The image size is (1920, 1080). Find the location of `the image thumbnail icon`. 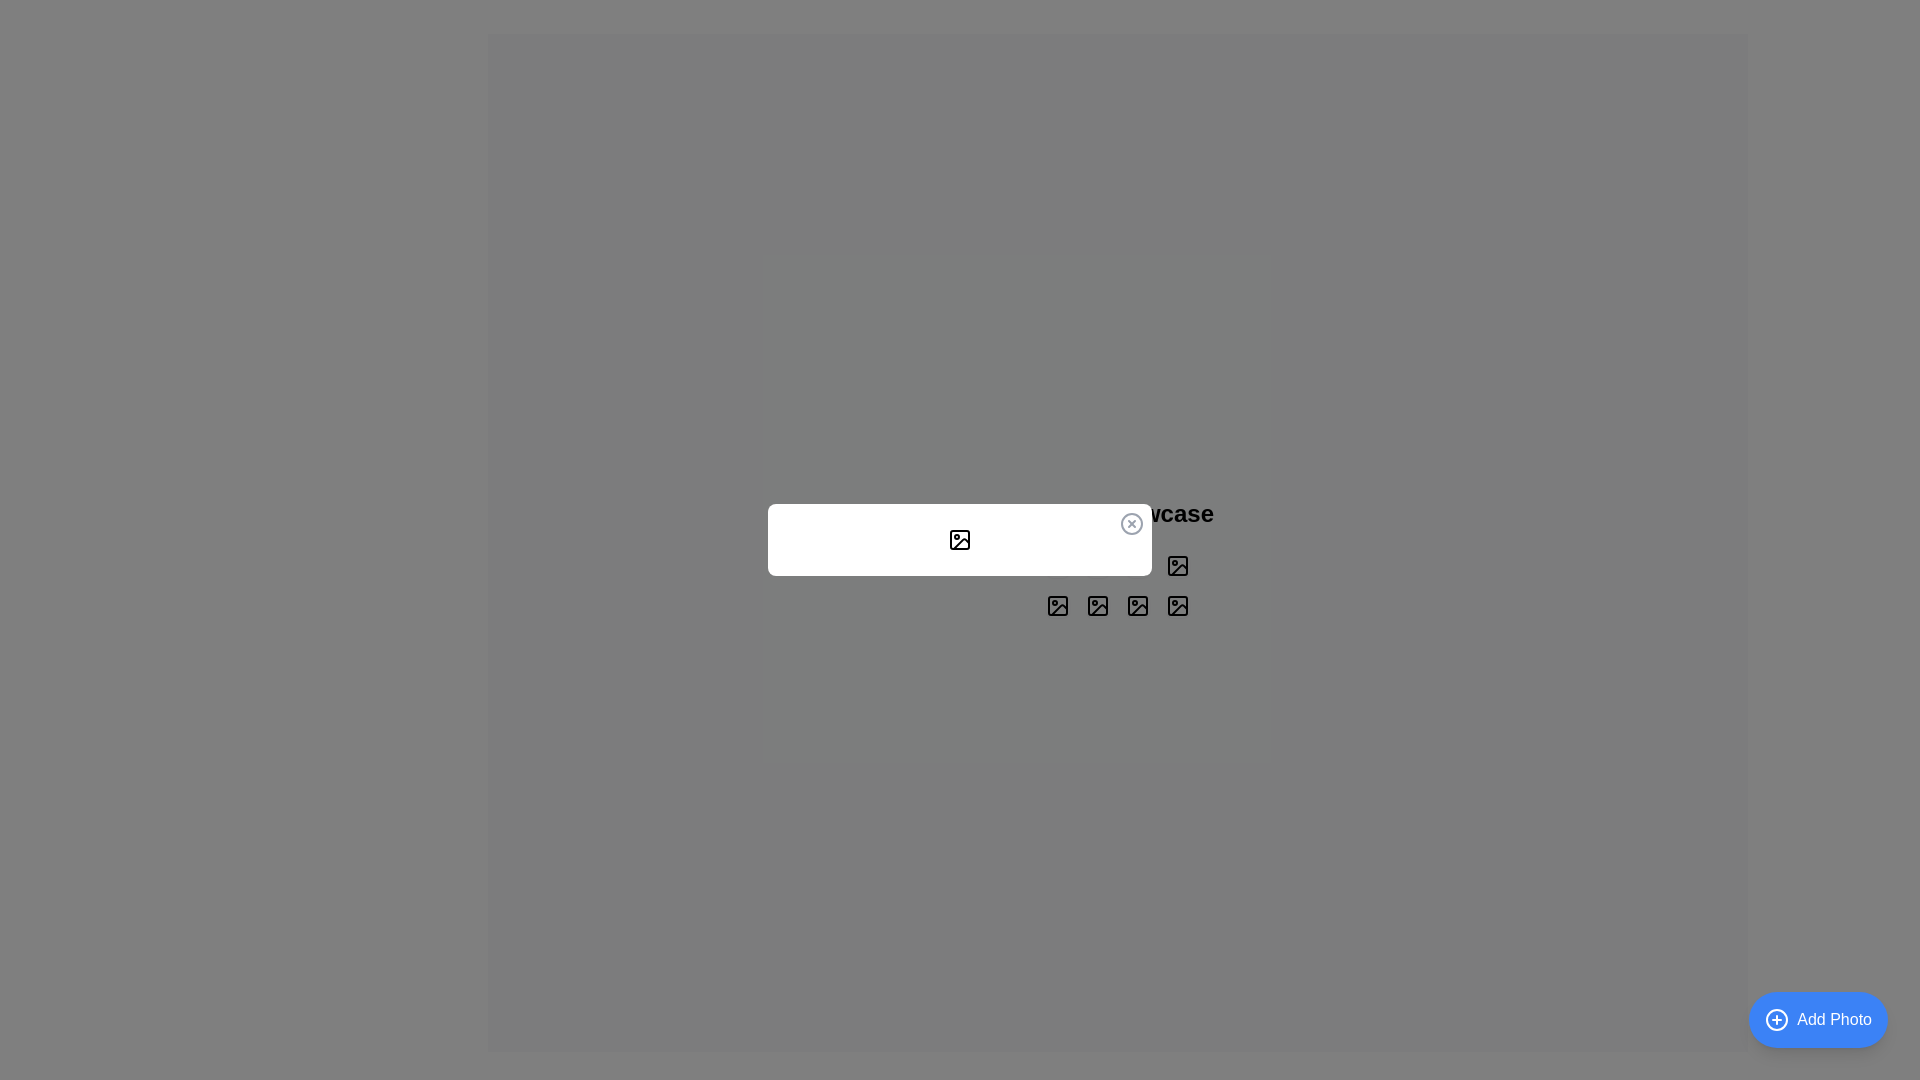

the image thumbnail icon is located at coordinates (1177, 566).